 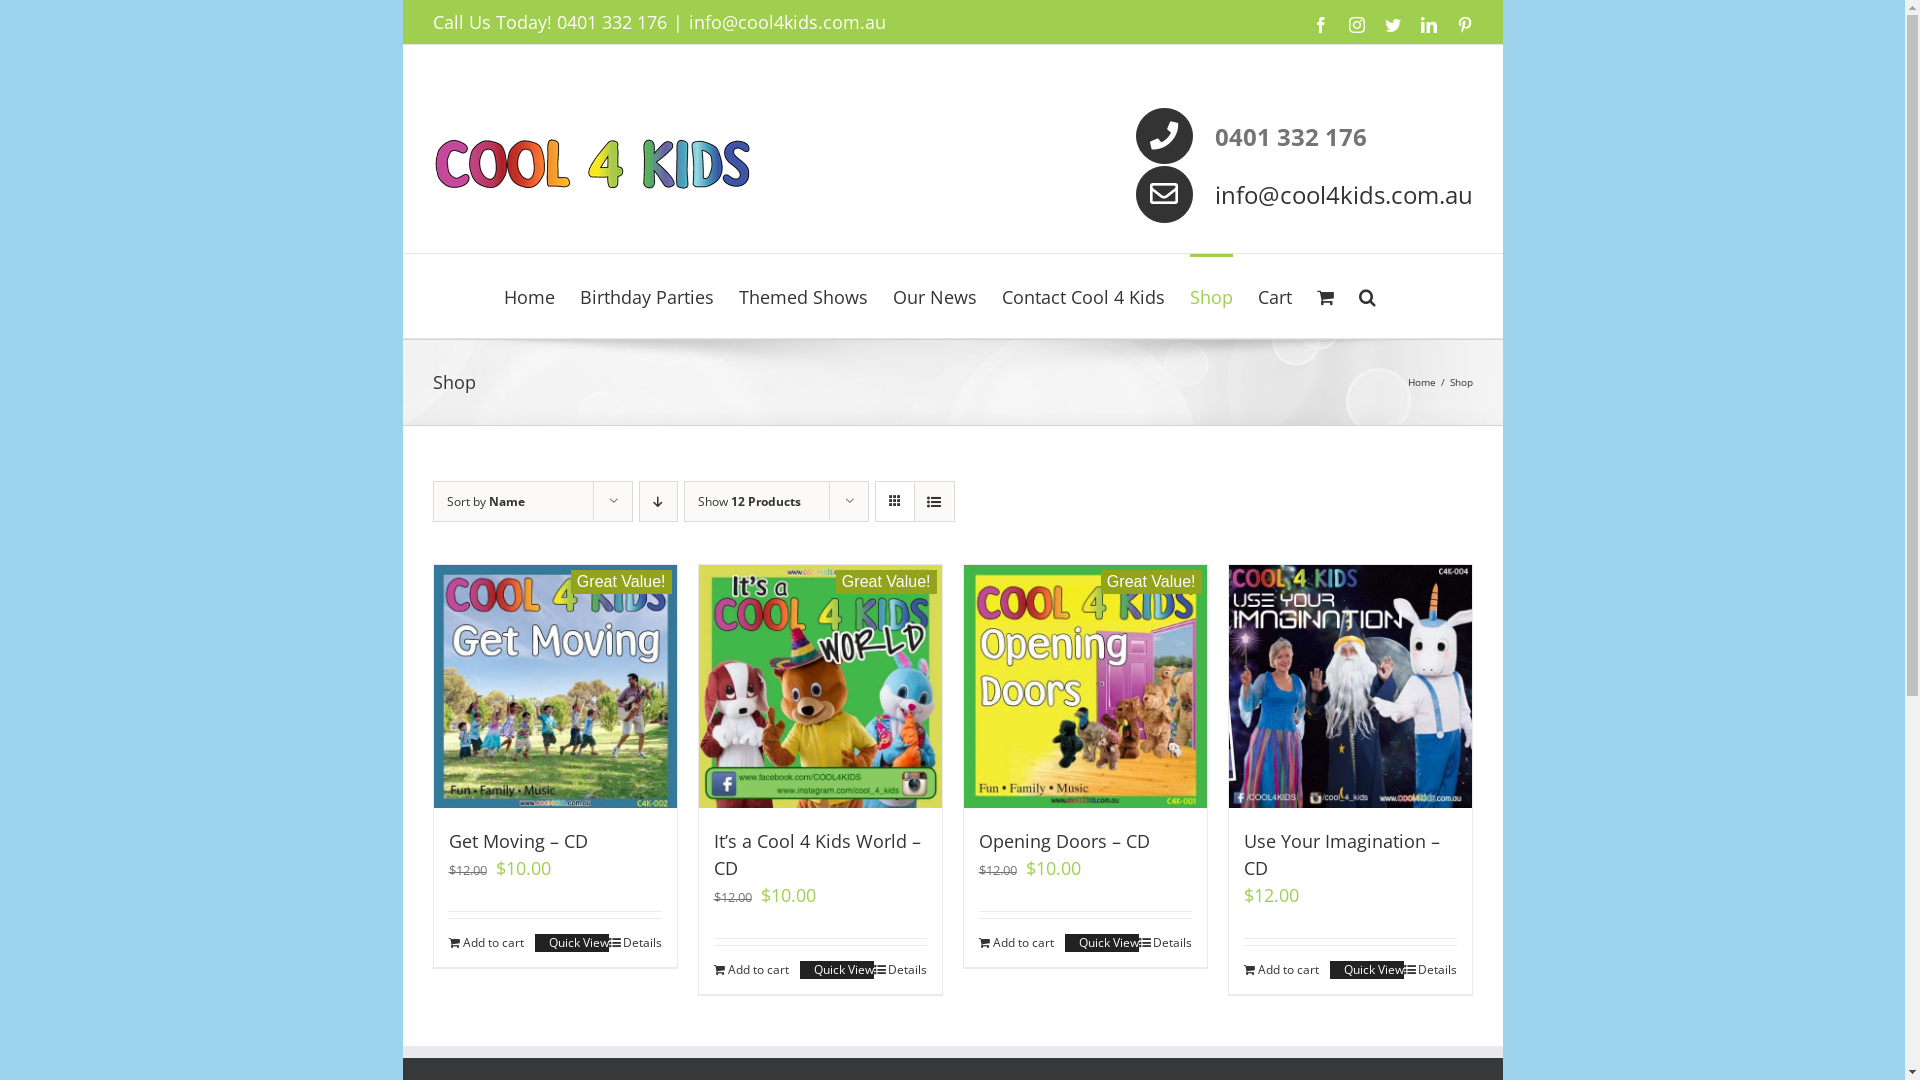 I want to click on 'Contact Cool 4 Kids', so click(x=1082, y=296).